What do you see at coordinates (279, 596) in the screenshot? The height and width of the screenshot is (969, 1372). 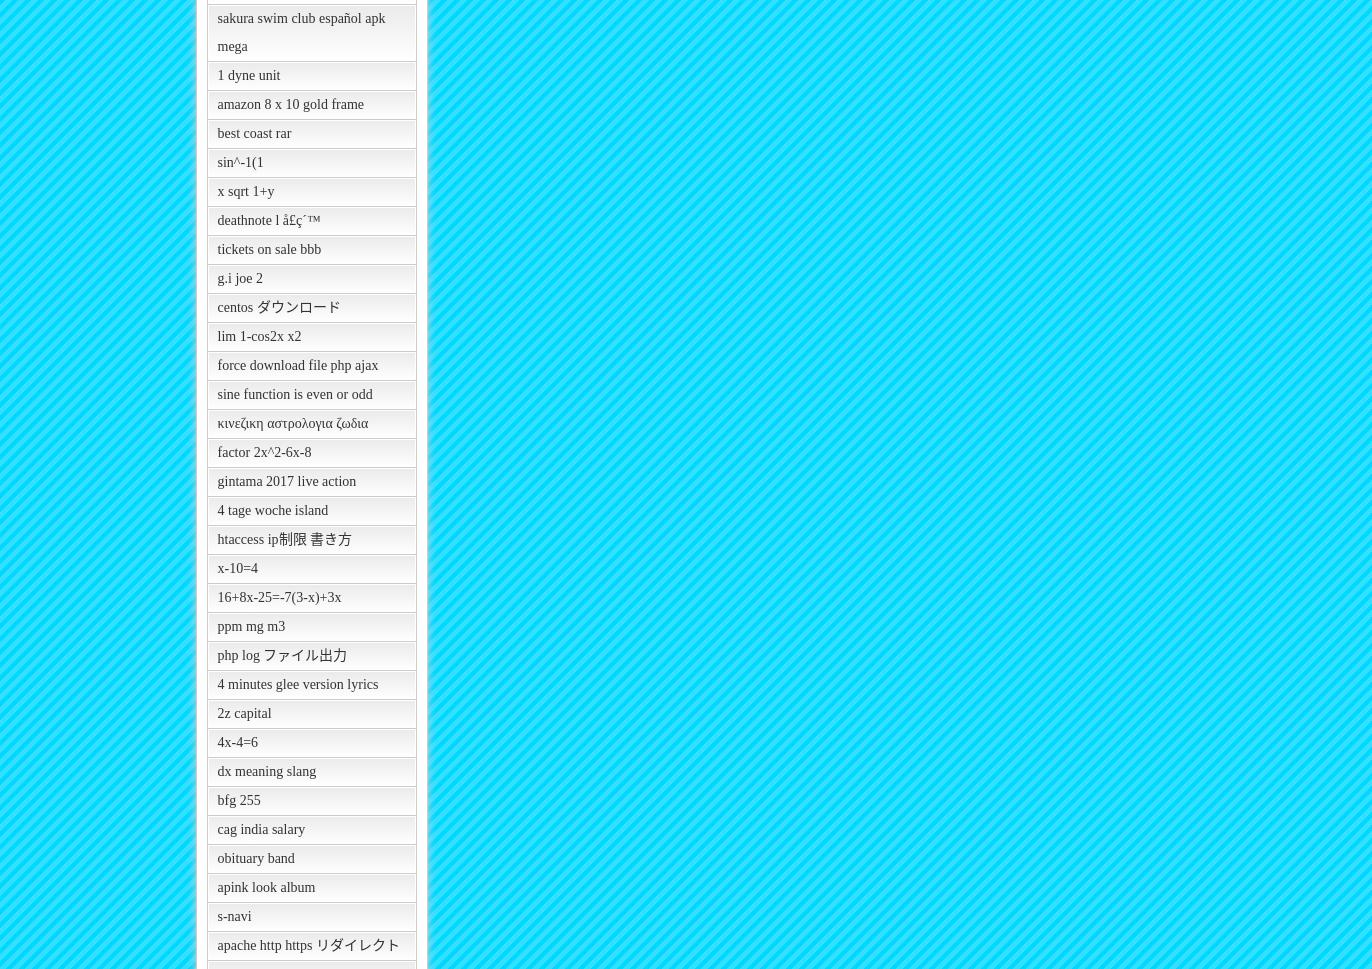 I see `'16+8x-25=-7(3-x)+3x'` at bounding box center [279, 596].